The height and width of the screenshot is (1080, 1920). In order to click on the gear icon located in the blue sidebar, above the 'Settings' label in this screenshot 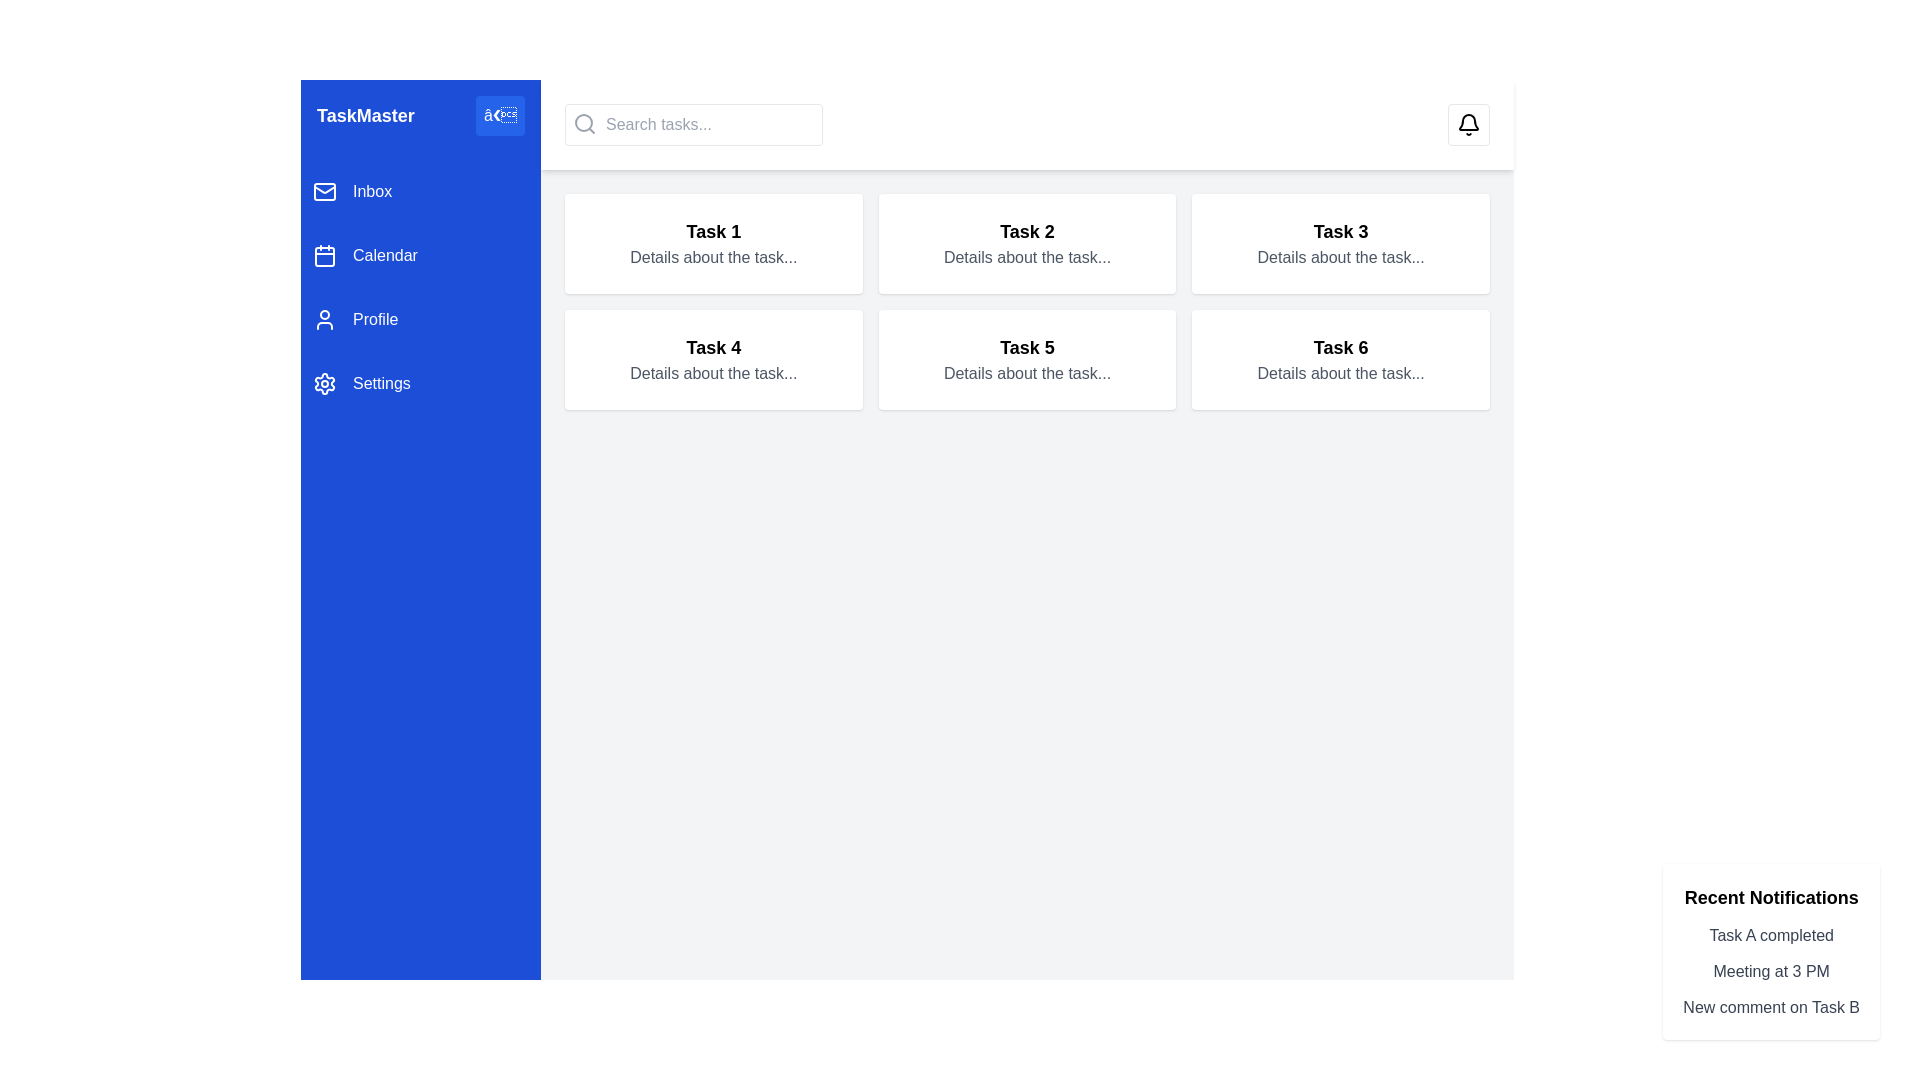, I will do `click(325, 384)`.